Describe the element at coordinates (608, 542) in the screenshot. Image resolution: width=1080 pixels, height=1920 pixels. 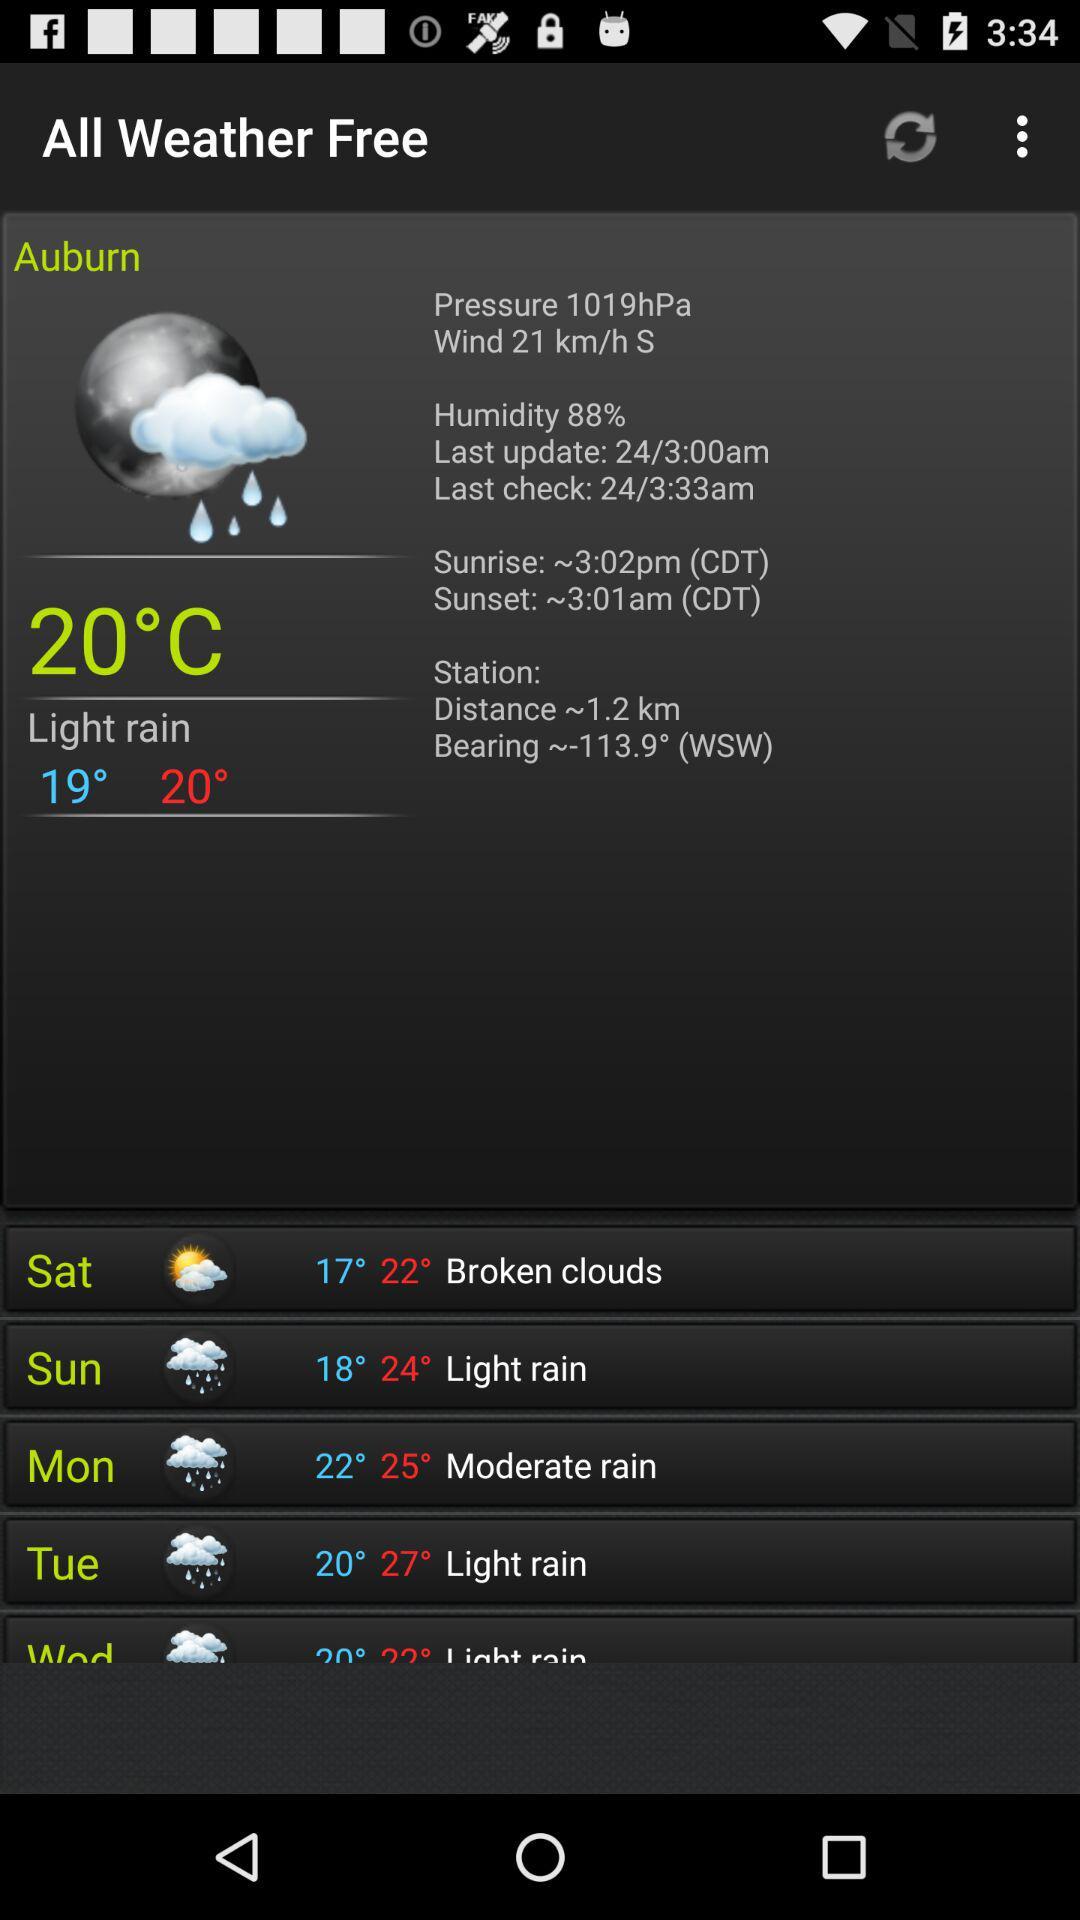
I see `the text on the right next to the 1st image on the web page` at that location.